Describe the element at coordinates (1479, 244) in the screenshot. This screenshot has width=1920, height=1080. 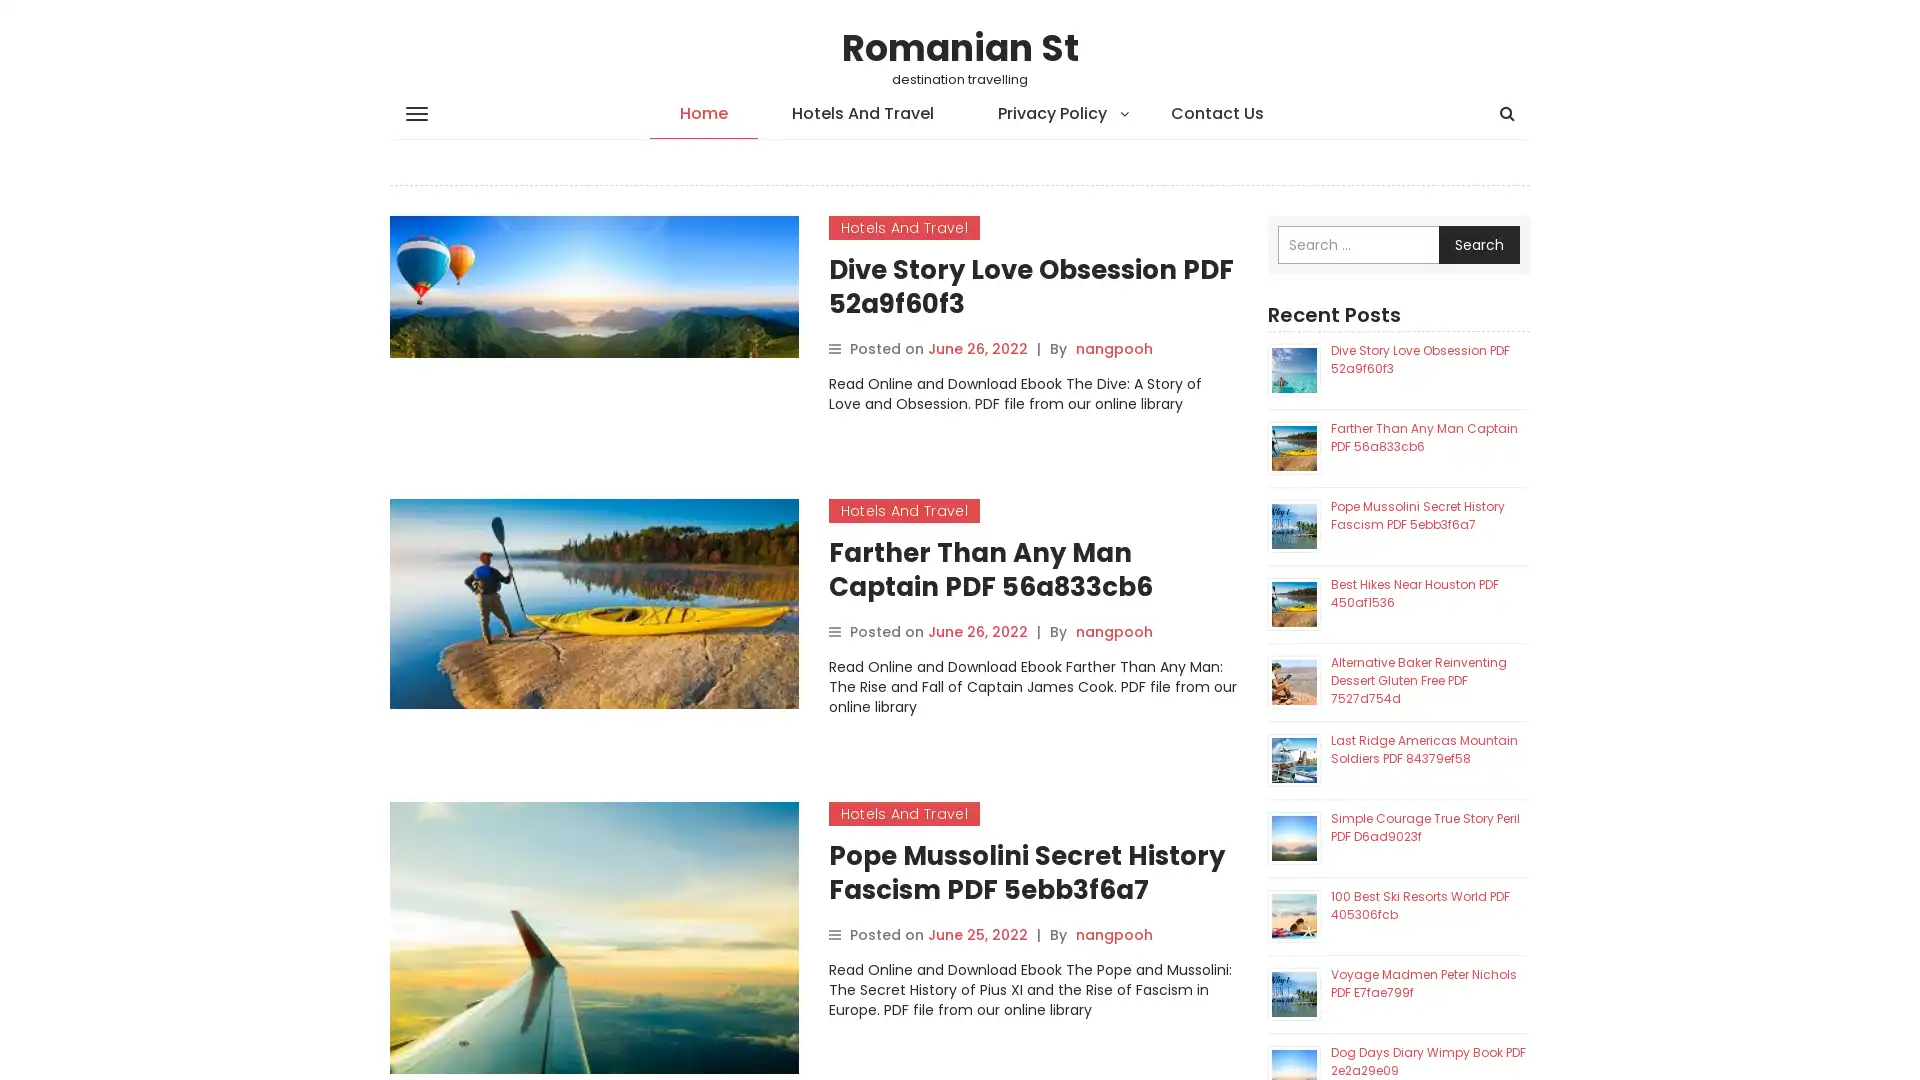
I see `Search` at that location.